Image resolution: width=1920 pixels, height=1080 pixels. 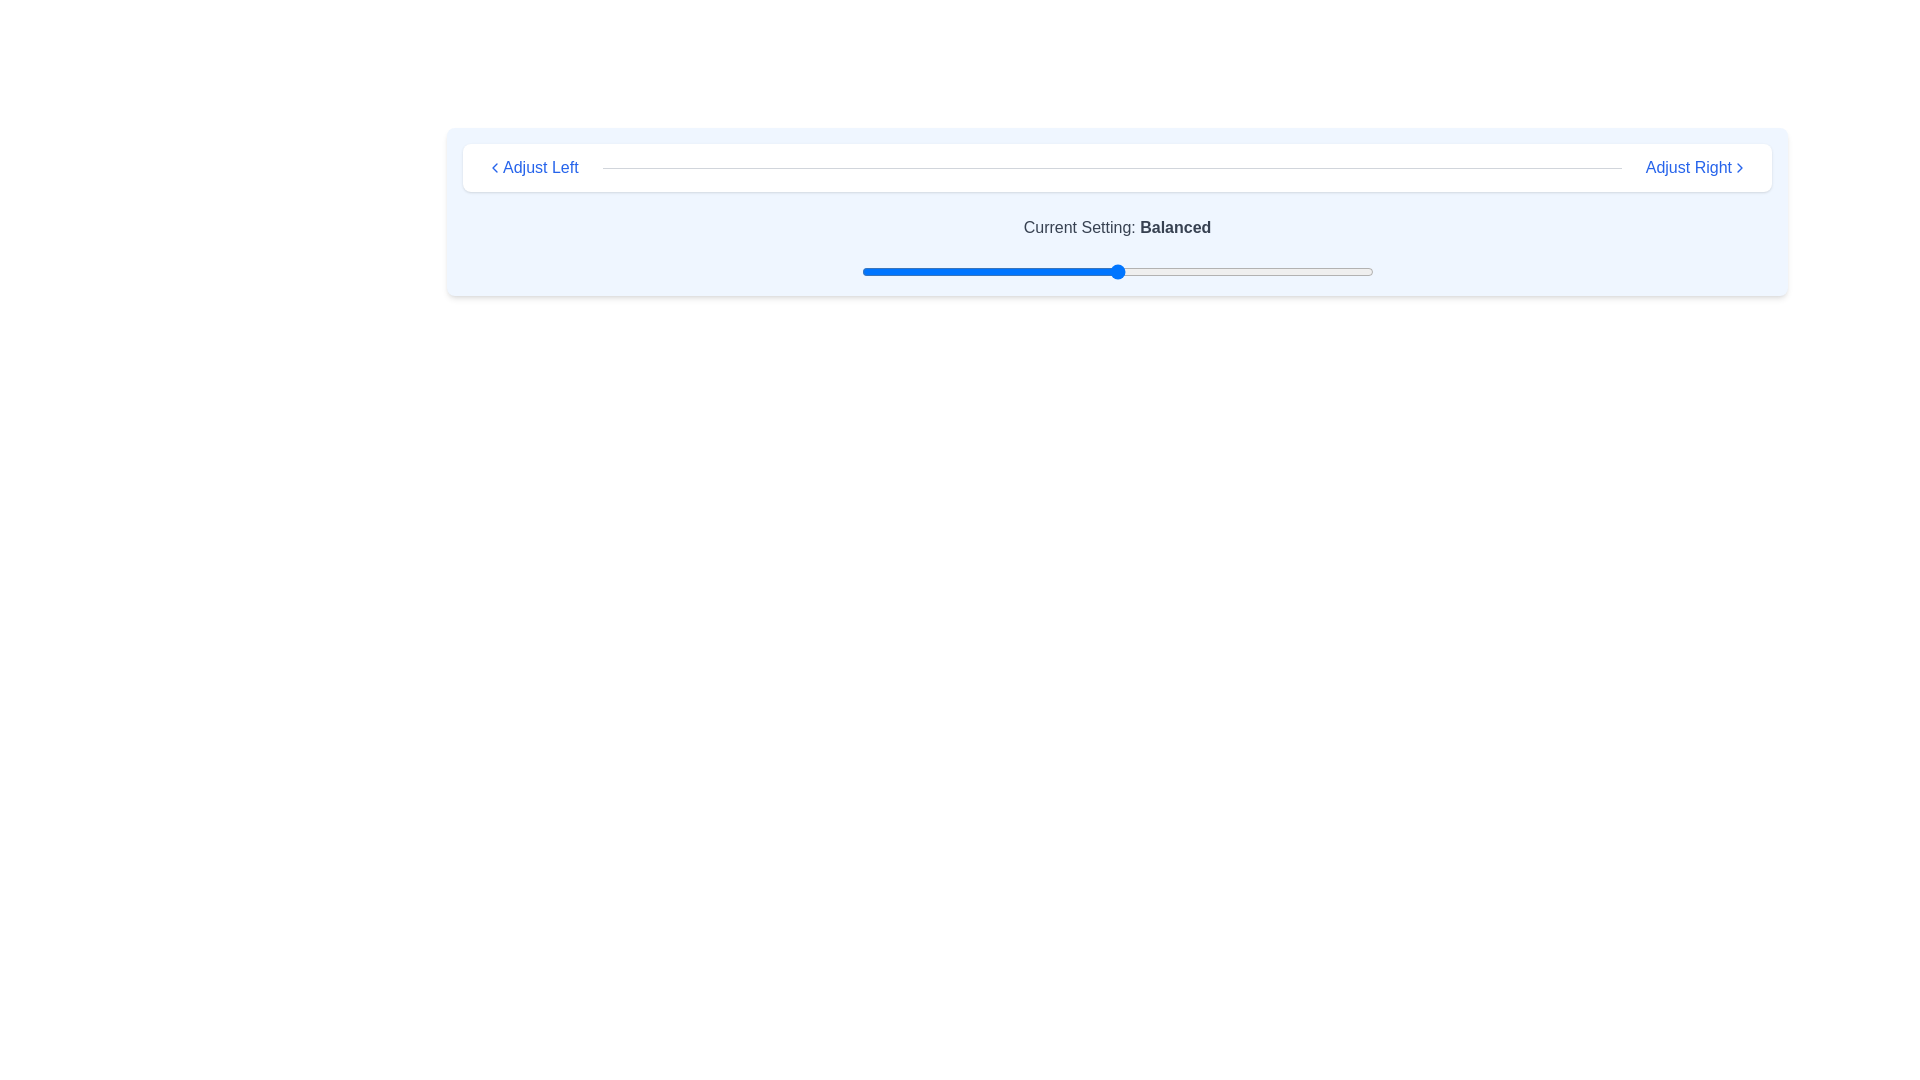 What do you see at coordinates (494, 167) in the screenshot?
I see `the left-pointing chevron icon within the 'Adjust Left' button located on the left side of the interface` at bounding box center [494, 167].